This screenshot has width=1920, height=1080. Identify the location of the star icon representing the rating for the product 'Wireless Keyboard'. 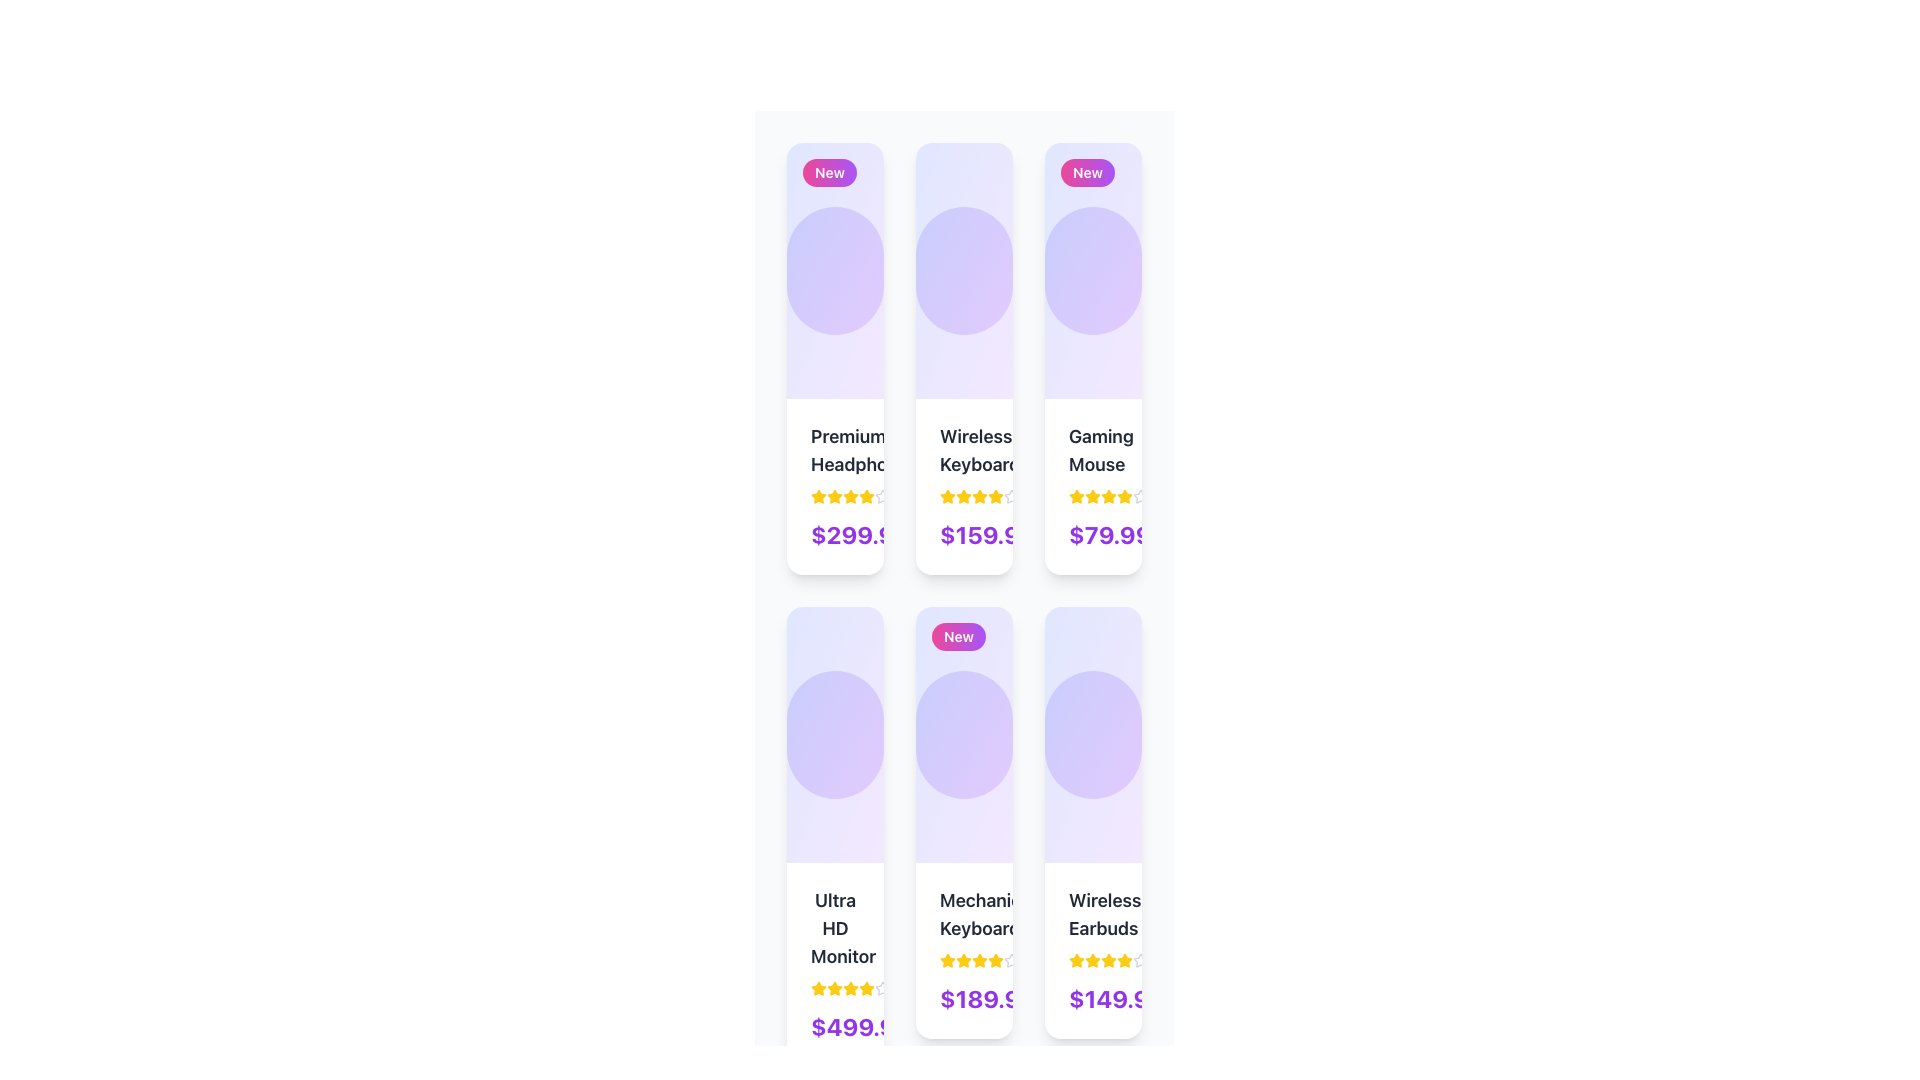
(964, 495).